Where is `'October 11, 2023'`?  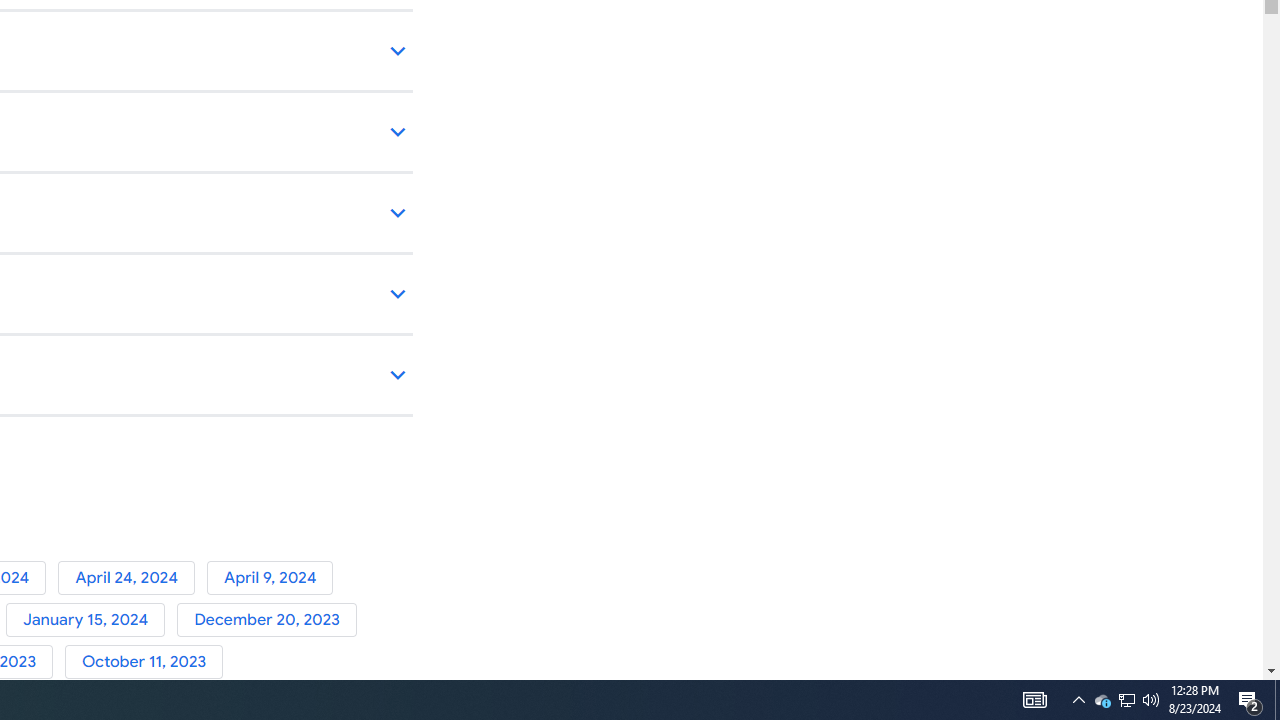
'October 11, 2023' is located at coordinates (146, 662).